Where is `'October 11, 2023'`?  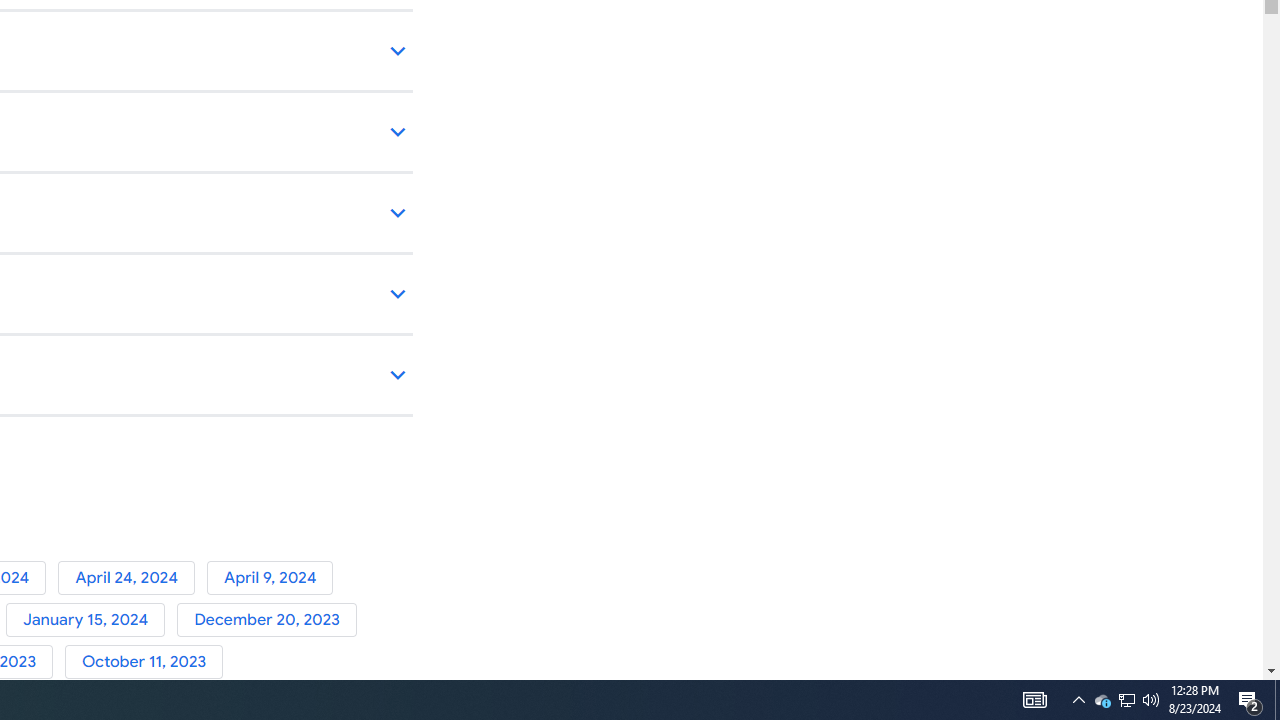
'October 11, 2023' is located at coordinates (146, 662).